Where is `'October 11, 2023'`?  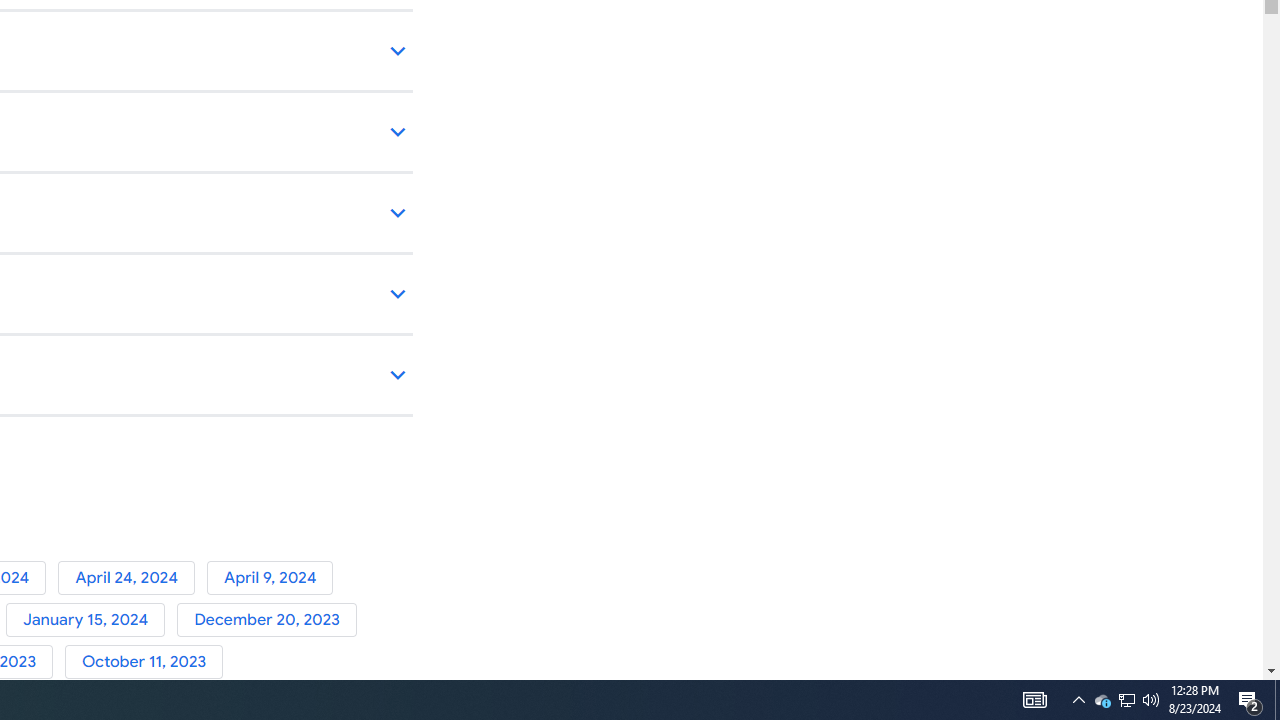
'October 11, 2023' is located at coordinates (146, 662).